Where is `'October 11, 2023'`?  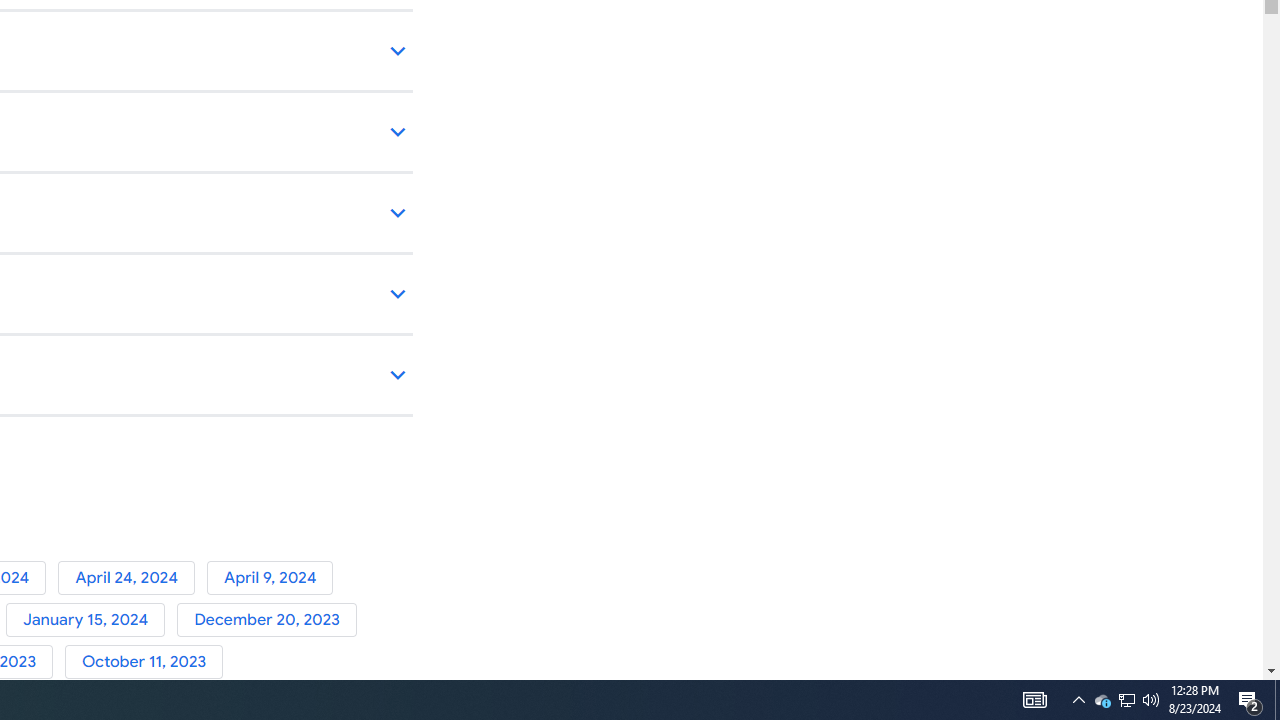
'October 11, 2023' is located at coordinates (146, 662).